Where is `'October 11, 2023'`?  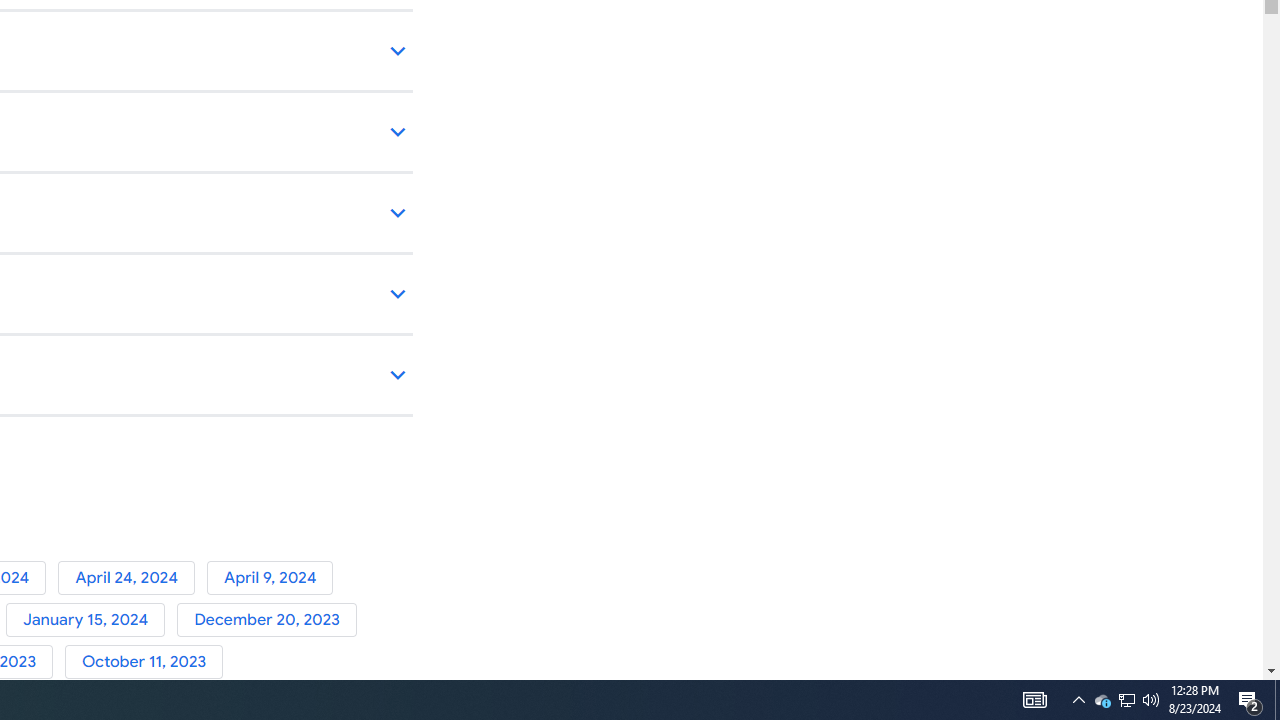
'October 11, 2023' is located at coordinates (146, 662).